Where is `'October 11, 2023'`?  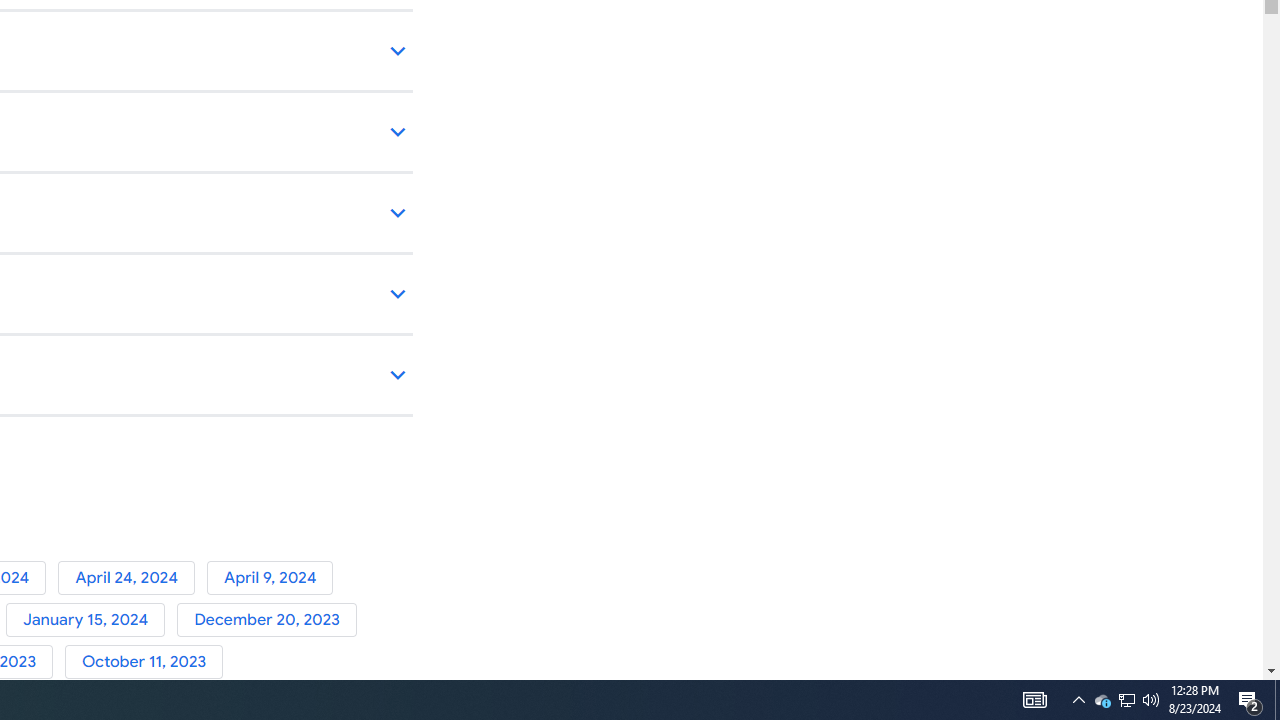
'October 11, 2023' is located at coordinates (146, 662).